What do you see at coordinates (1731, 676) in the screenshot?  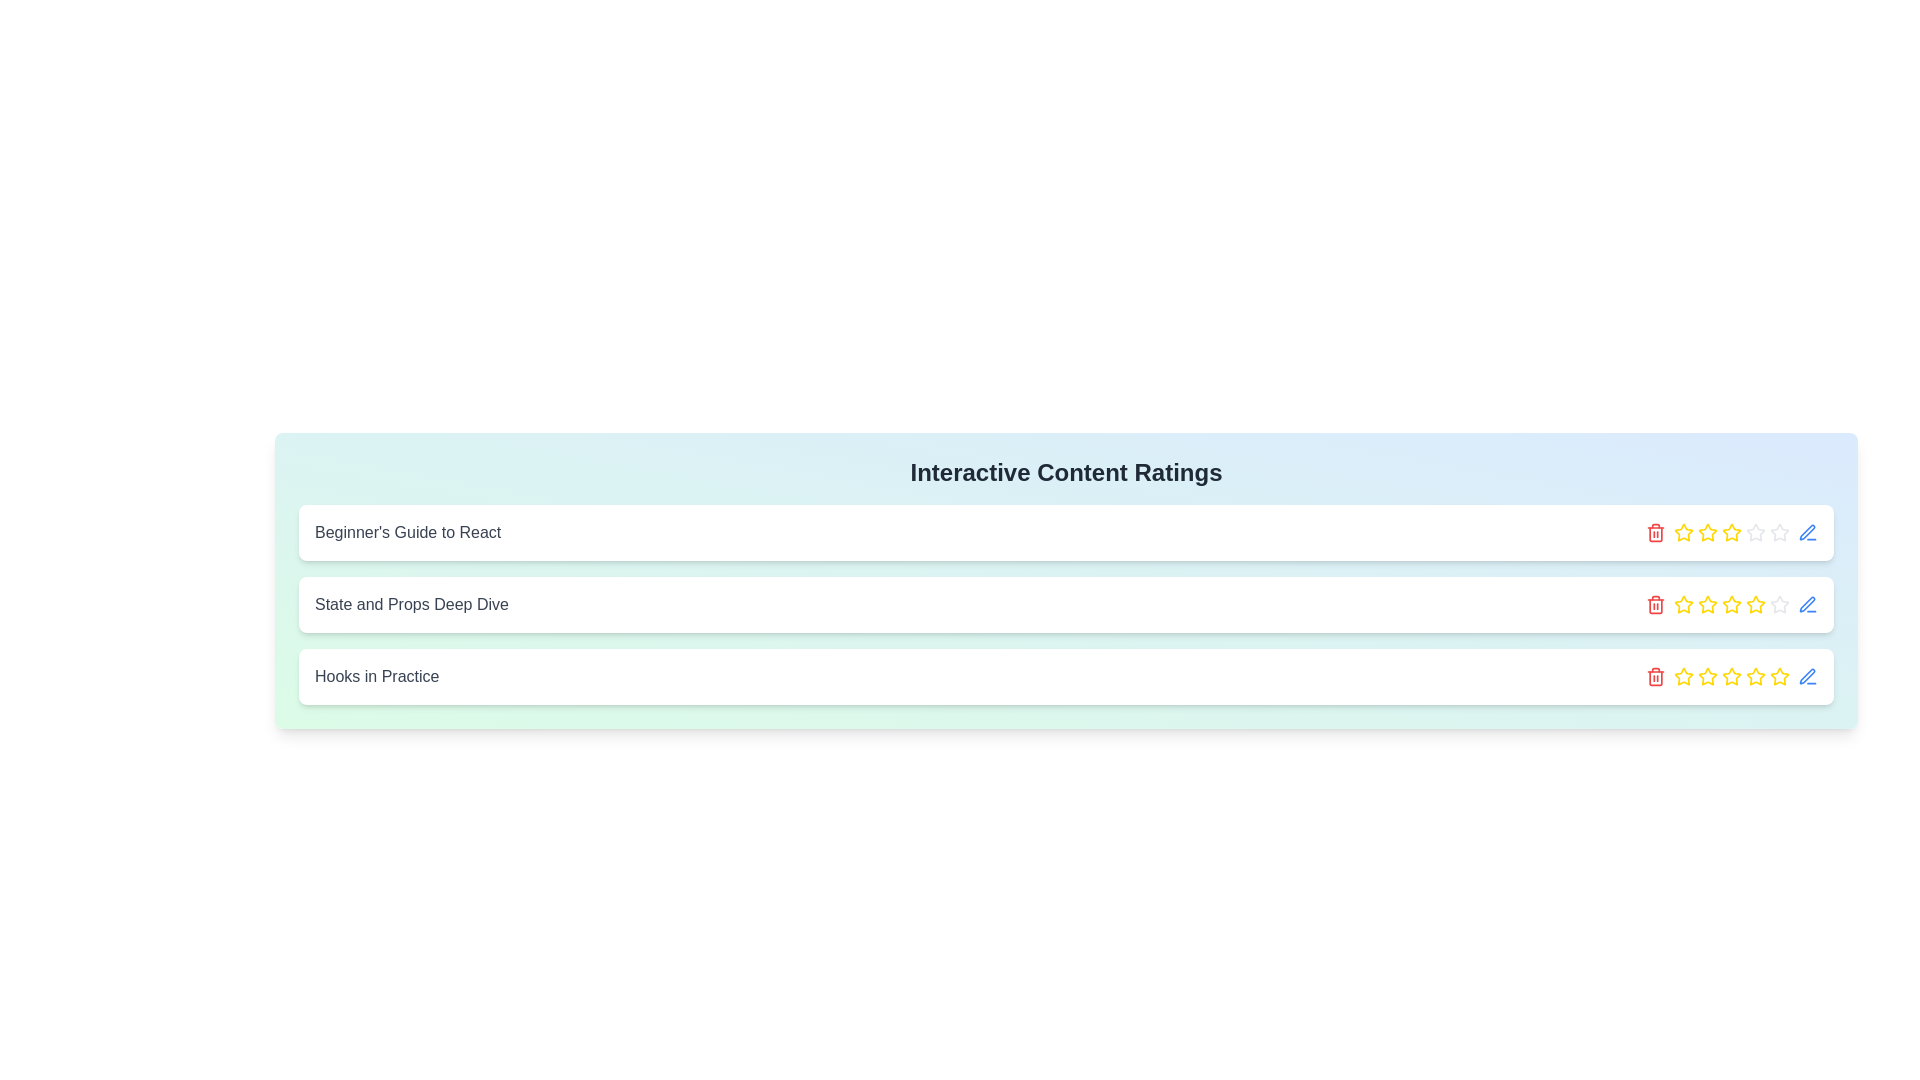 I see `the fifth star icon in the 'Hooks in Practice' rating section` at bounding box center [1731, 676].